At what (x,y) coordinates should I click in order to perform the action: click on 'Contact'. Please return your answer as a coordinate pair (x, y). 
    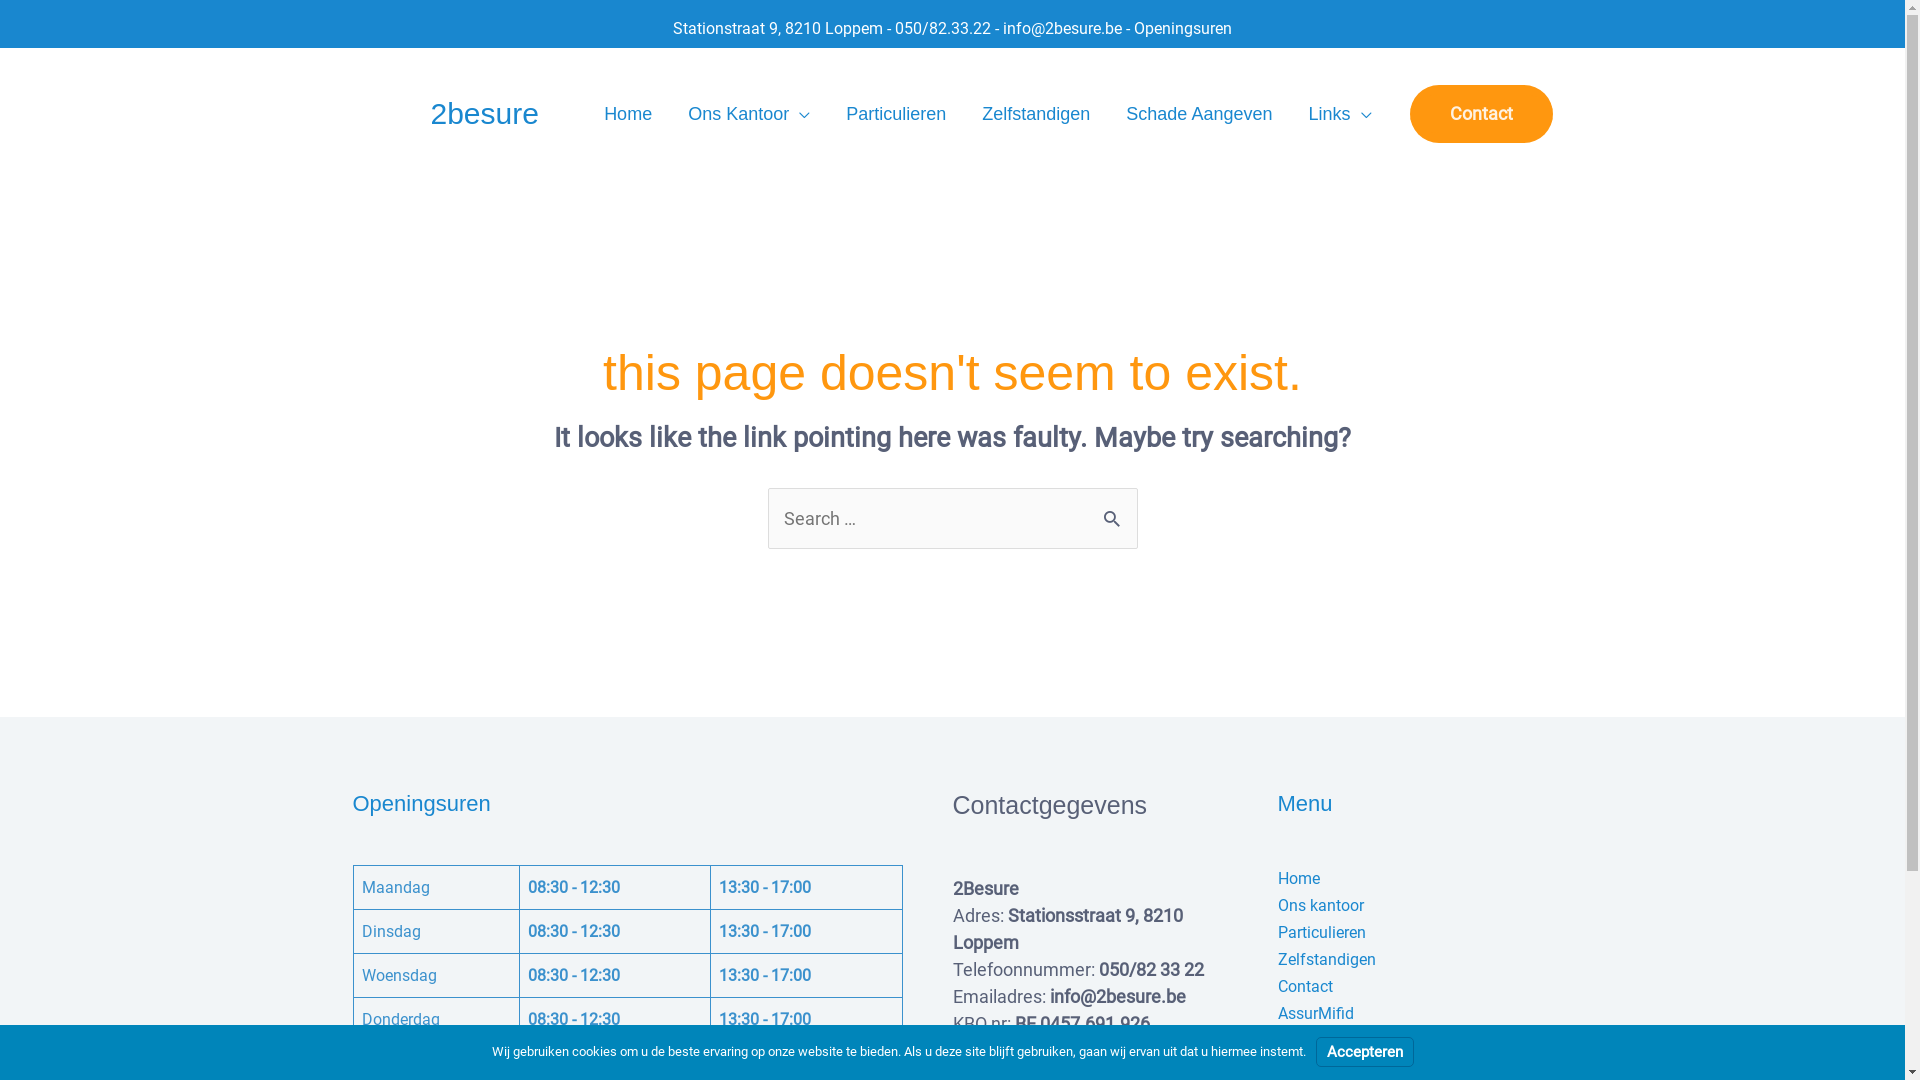
    Looking at the image, I should click on (1481, 114).